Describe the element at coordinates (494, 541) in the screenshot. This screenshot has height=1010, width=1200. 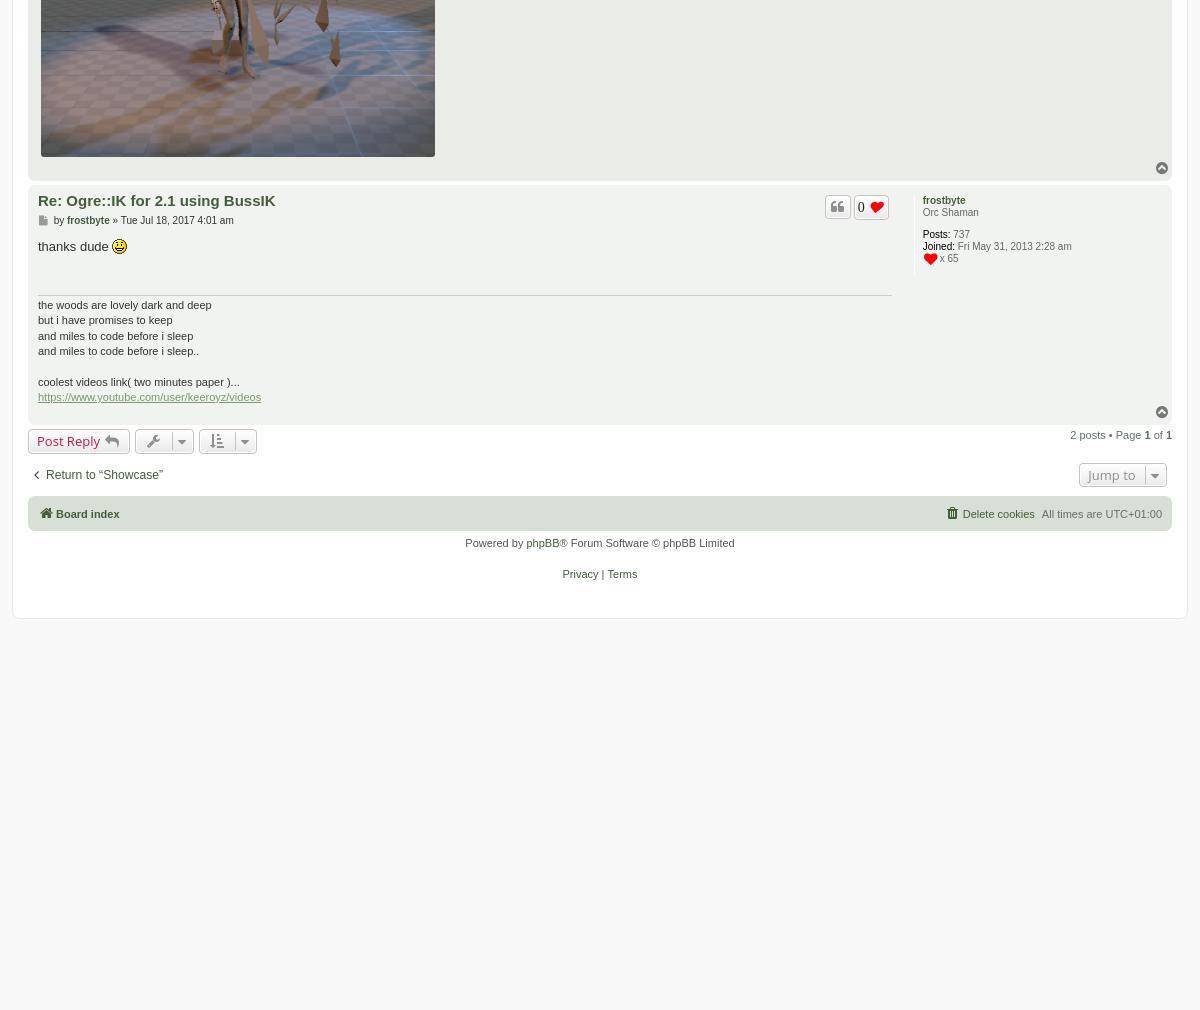
I see `'Powered by'` at that location.